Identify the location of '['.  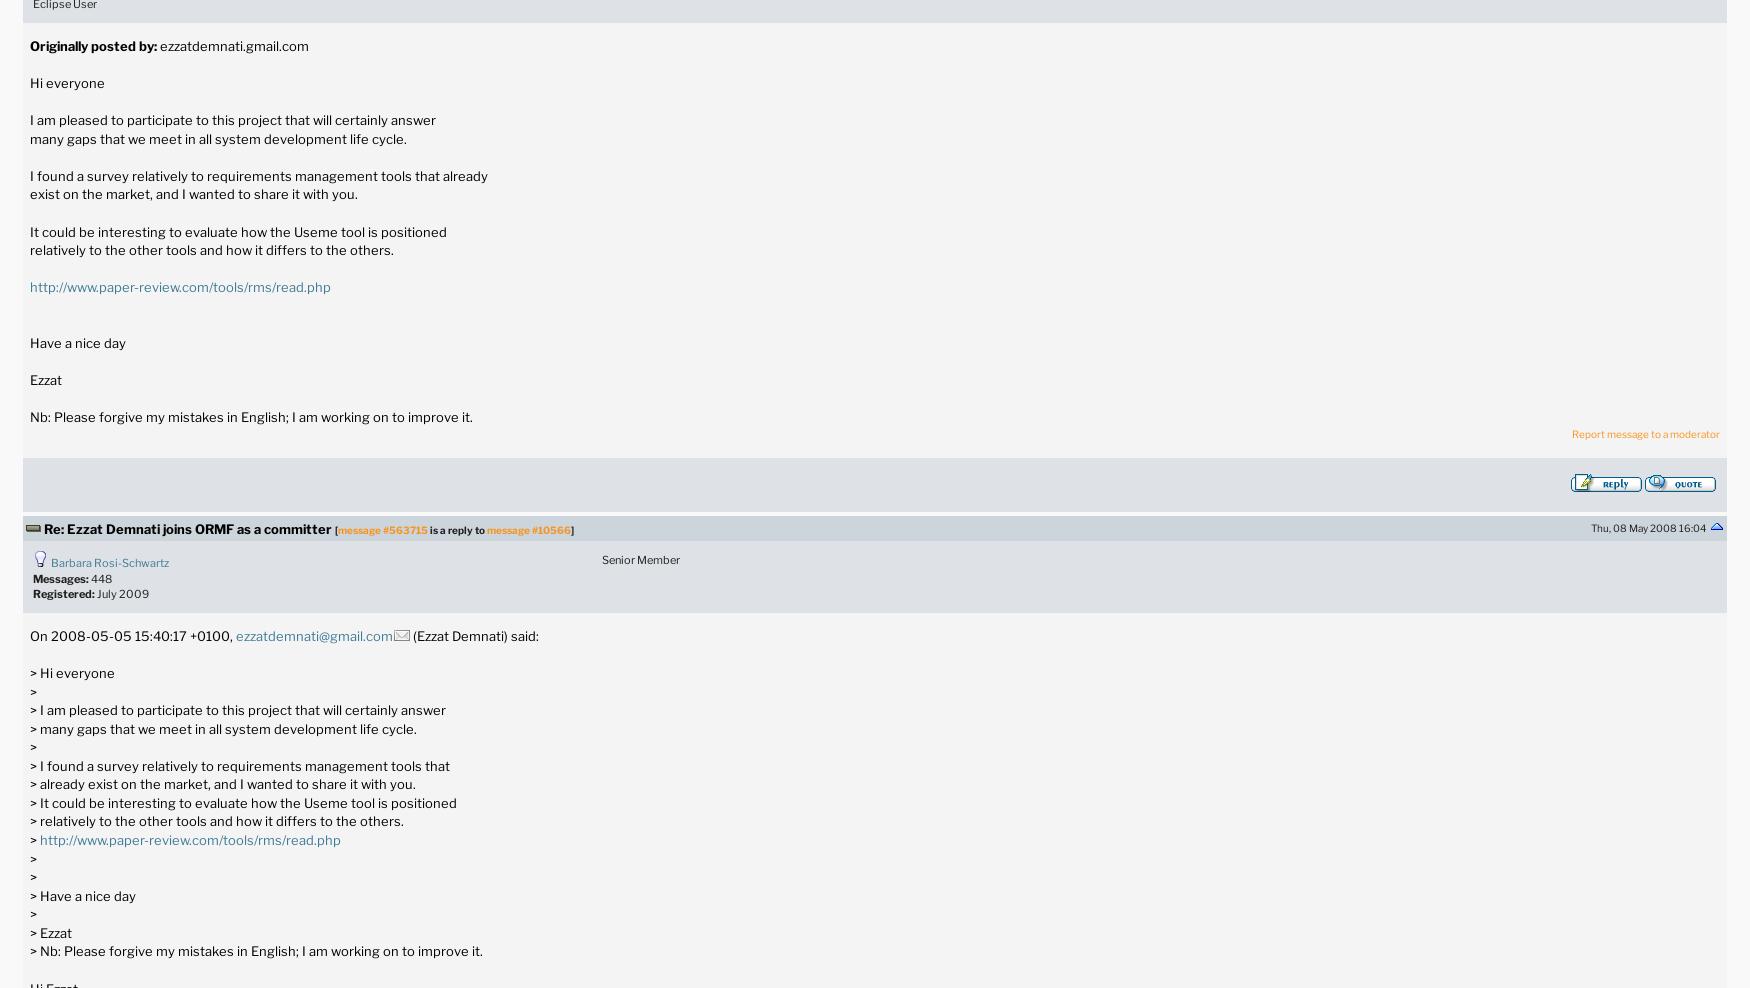
(336, 528).